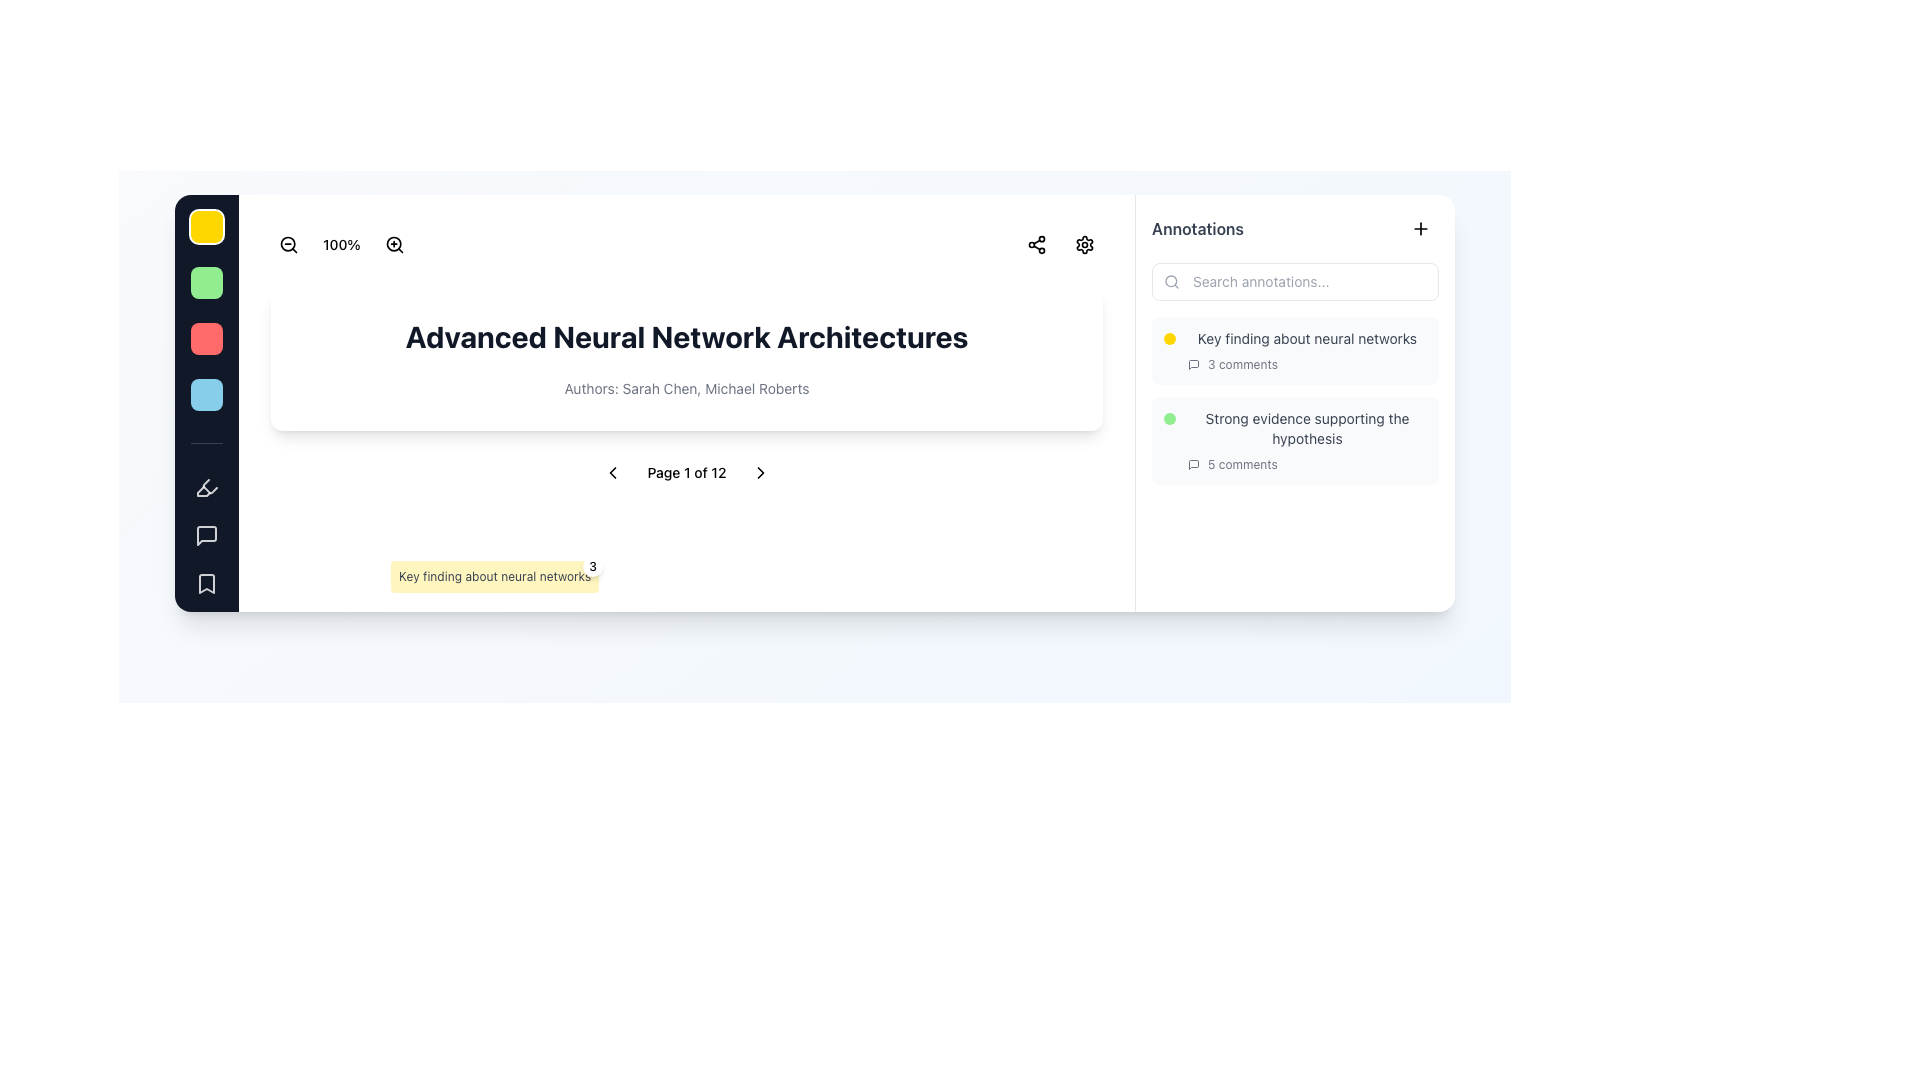  Describe the element at coordinates (1083, 244) in the screenshot. I see `the settings button located in the top-right corner of the main content area, adjacent to a share icon` at that location.